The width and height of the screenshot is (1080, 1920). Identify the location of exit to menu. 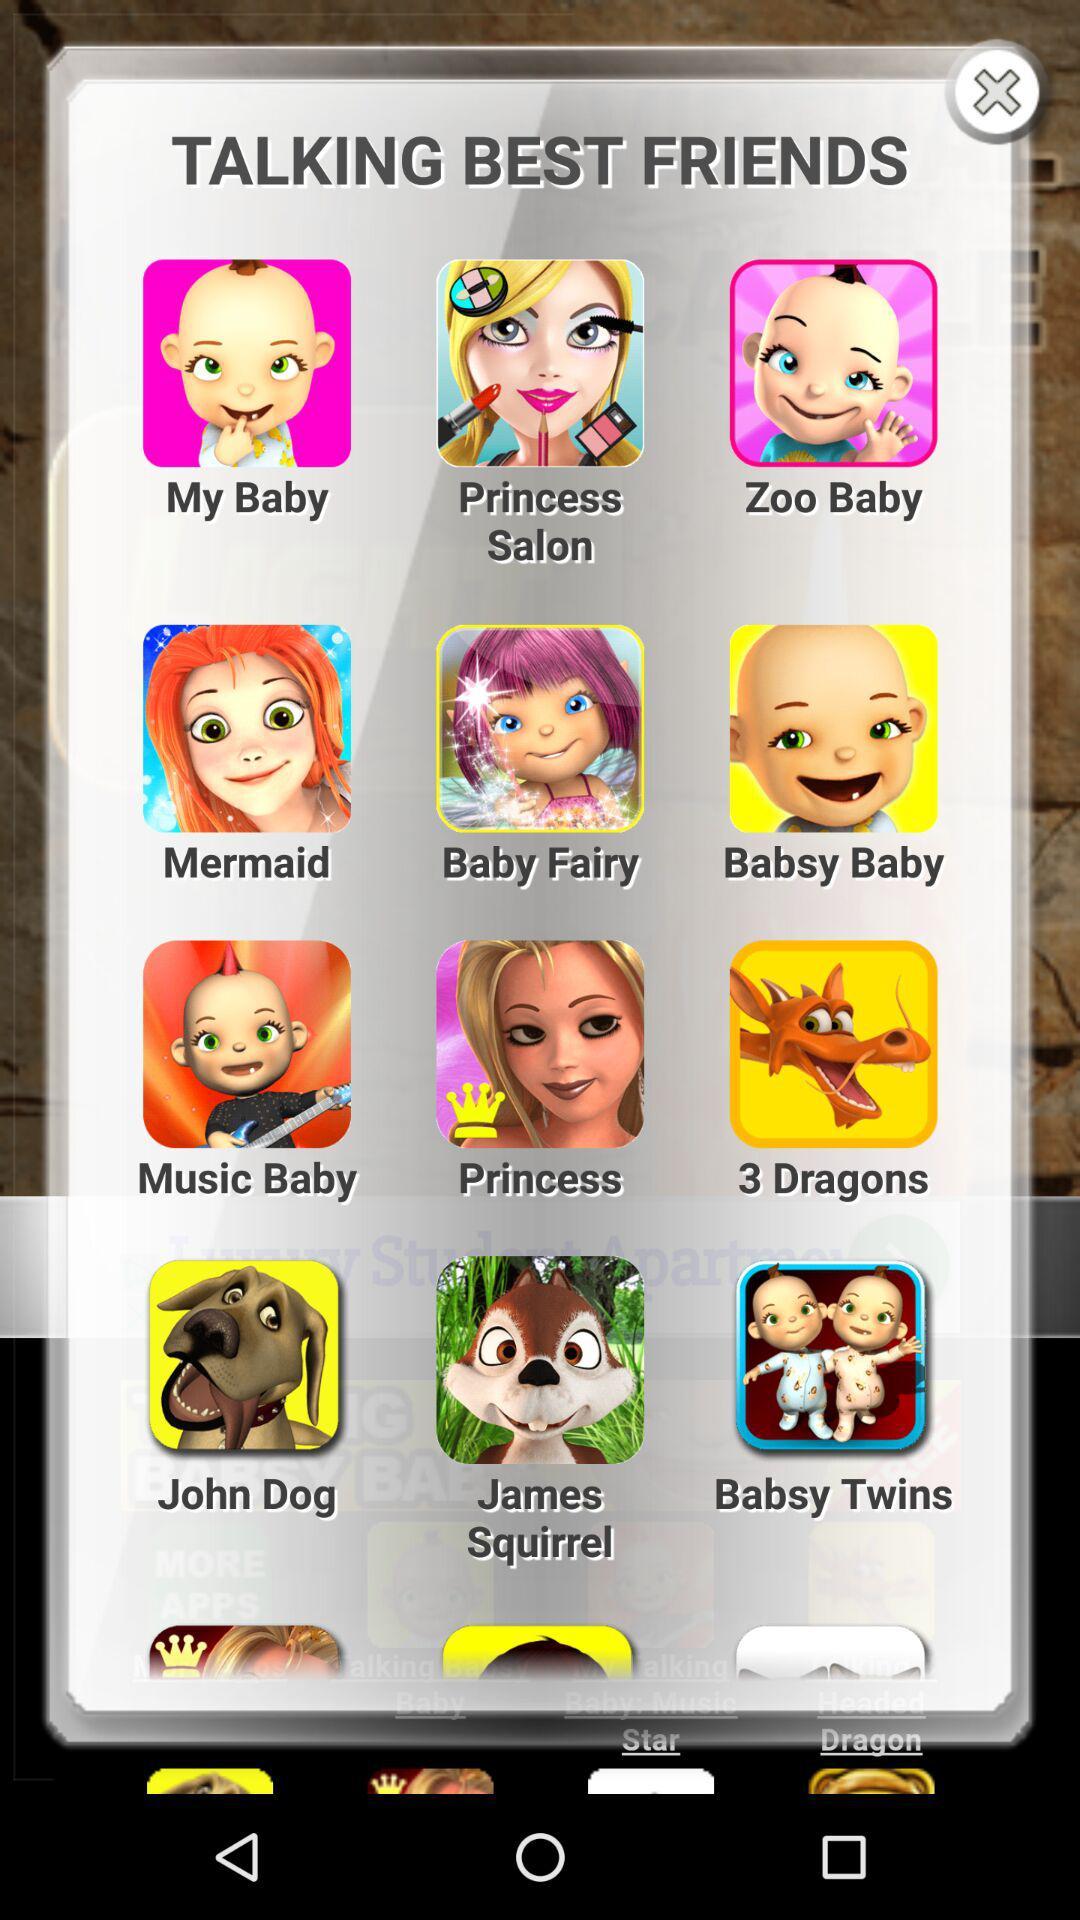
(1001, 93).